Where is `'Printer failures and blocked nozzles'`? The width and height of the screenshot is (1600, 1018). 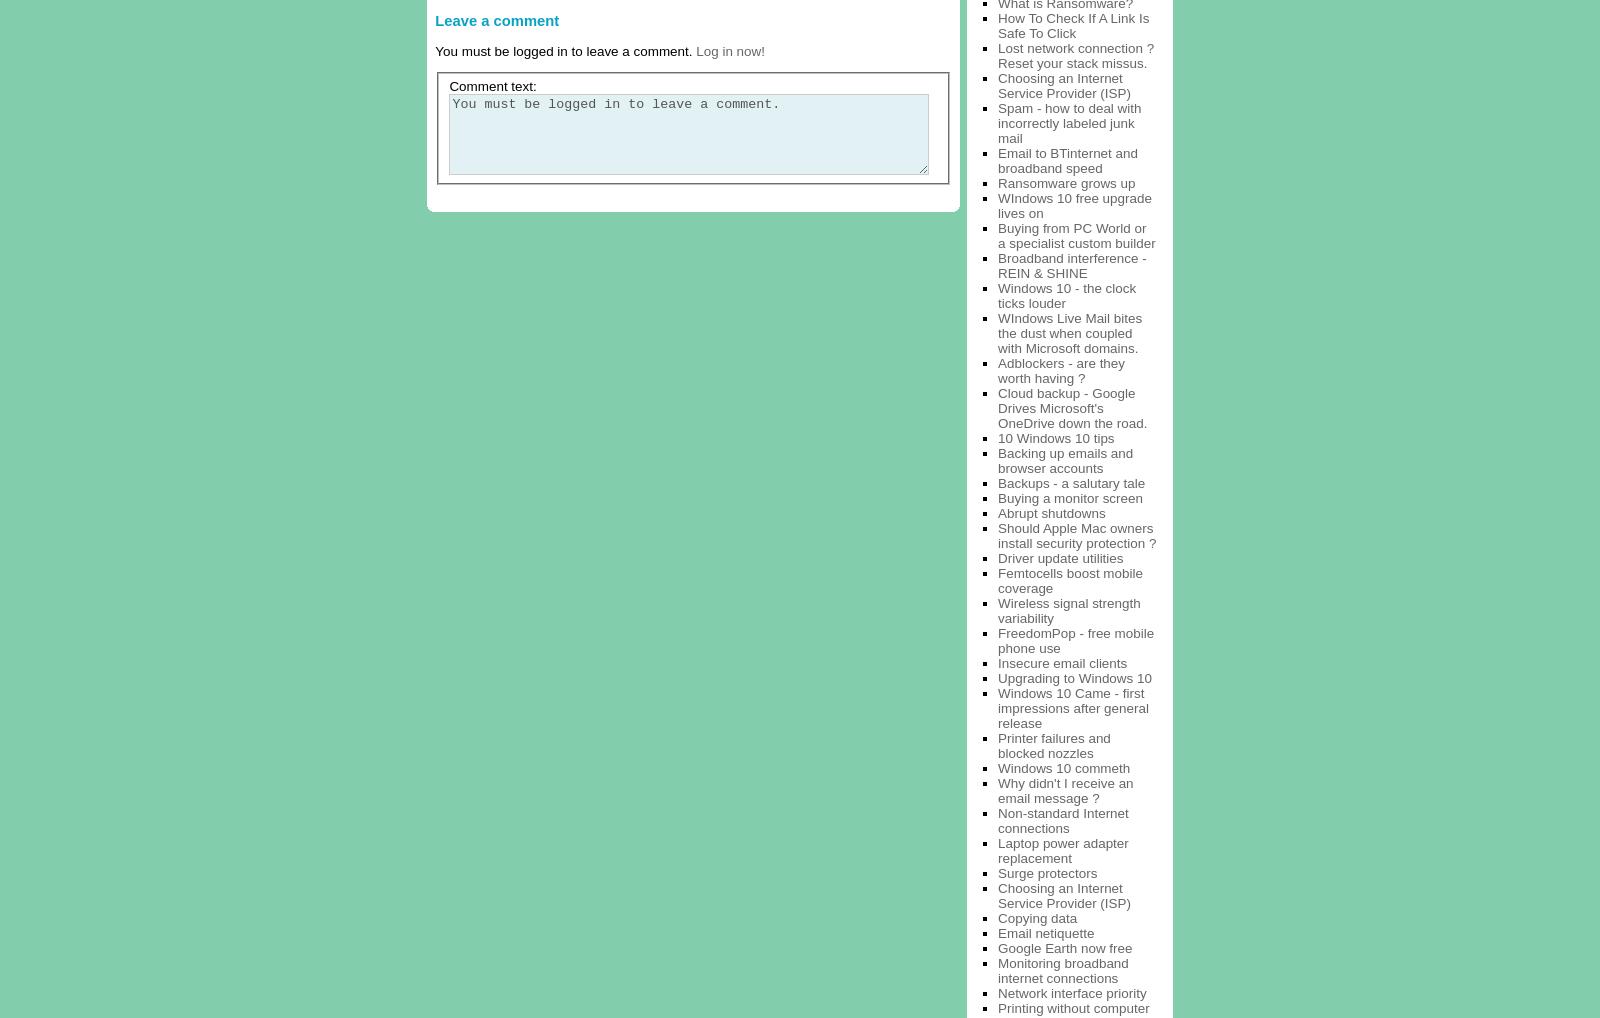 'Printer failures and blocked nozzles' is located at coordinates (997, 743).